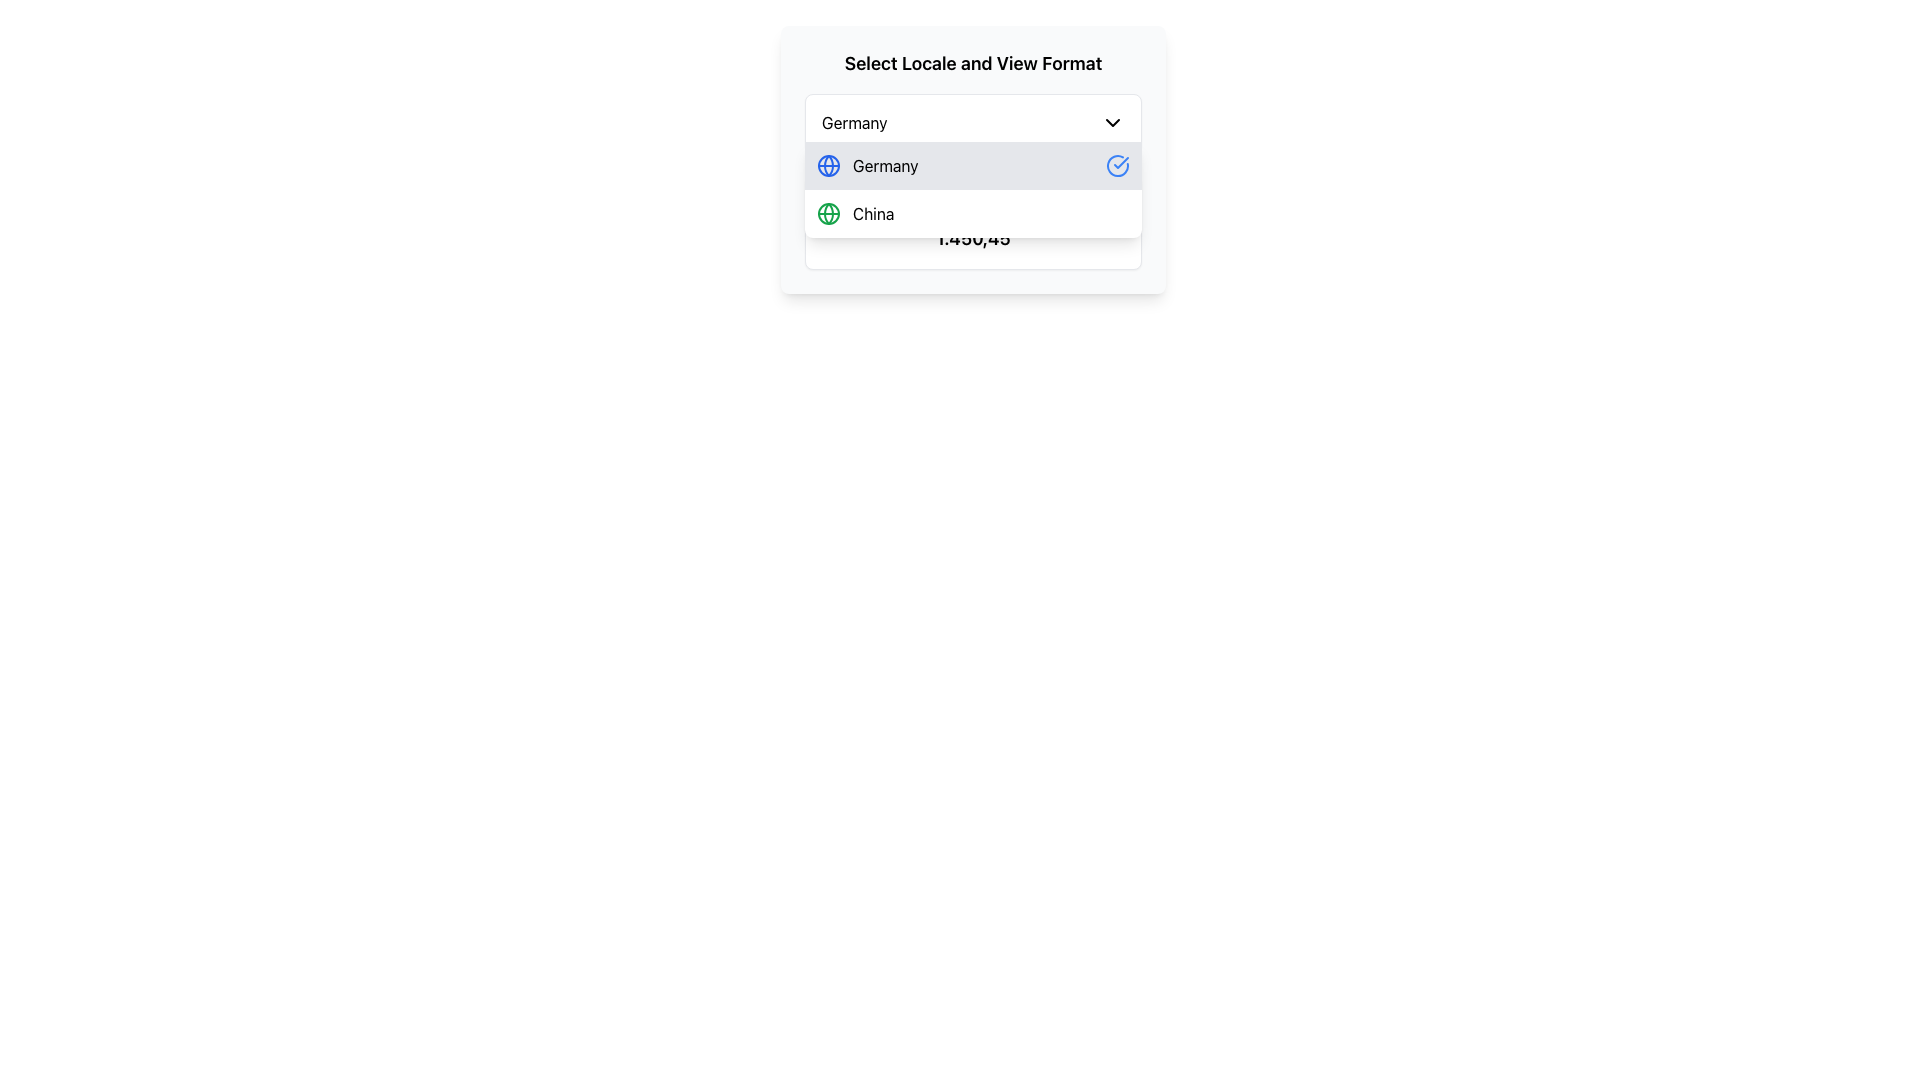 This screenshot has width=1920, height=1080. What do you see at coordinates (1117, 164) in the screenshot?
I see `the circular blue checkmark icon located at the right end of the 'Germany' row in the dropdown menu` at bounding box center [1117, 164].